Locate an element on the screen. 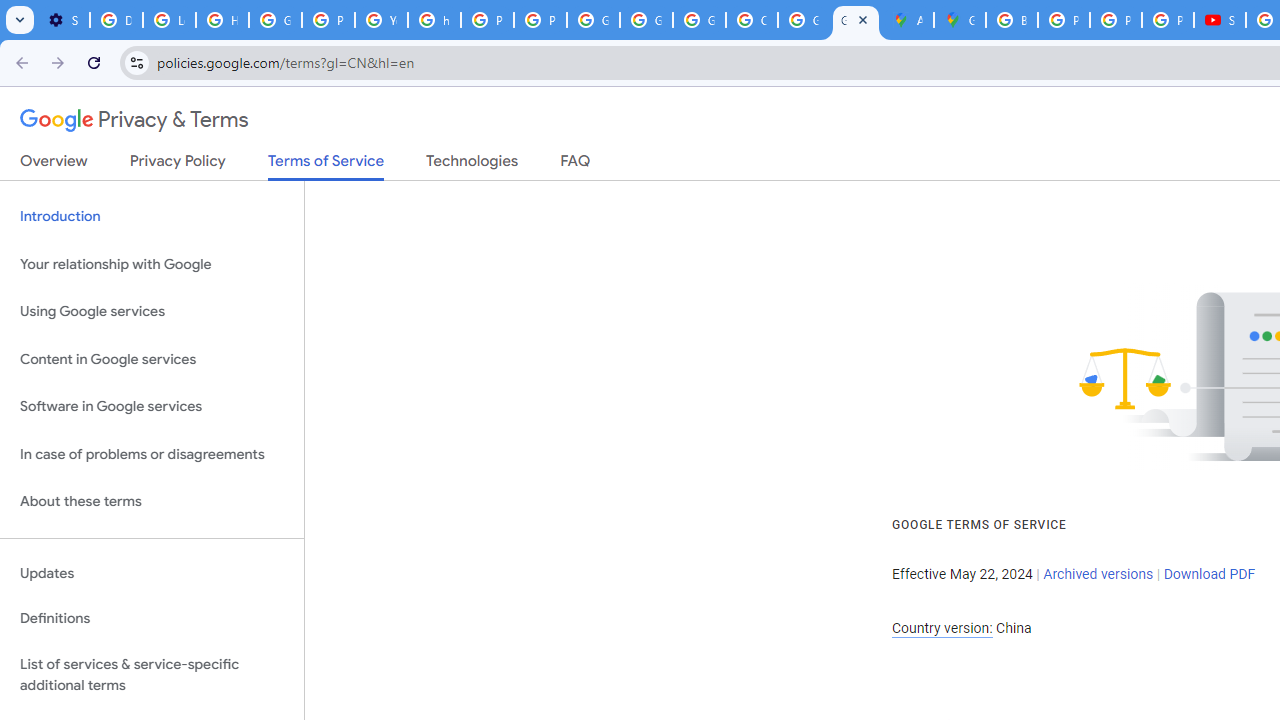 The image size is (1280, 720). 'Technologies' is located at coordinates (471, 164).